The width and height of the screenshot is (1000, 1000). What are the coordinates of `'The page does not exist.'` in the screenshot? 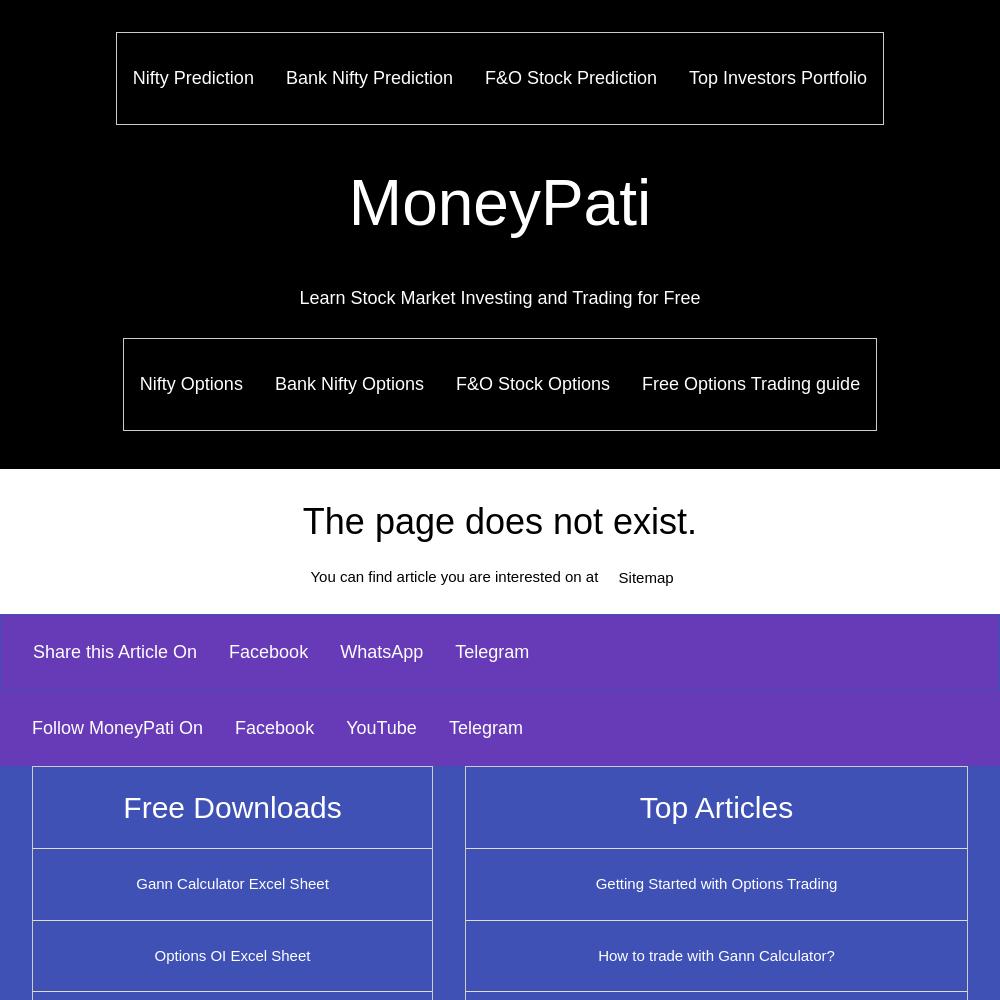 It's located at (498, 521).